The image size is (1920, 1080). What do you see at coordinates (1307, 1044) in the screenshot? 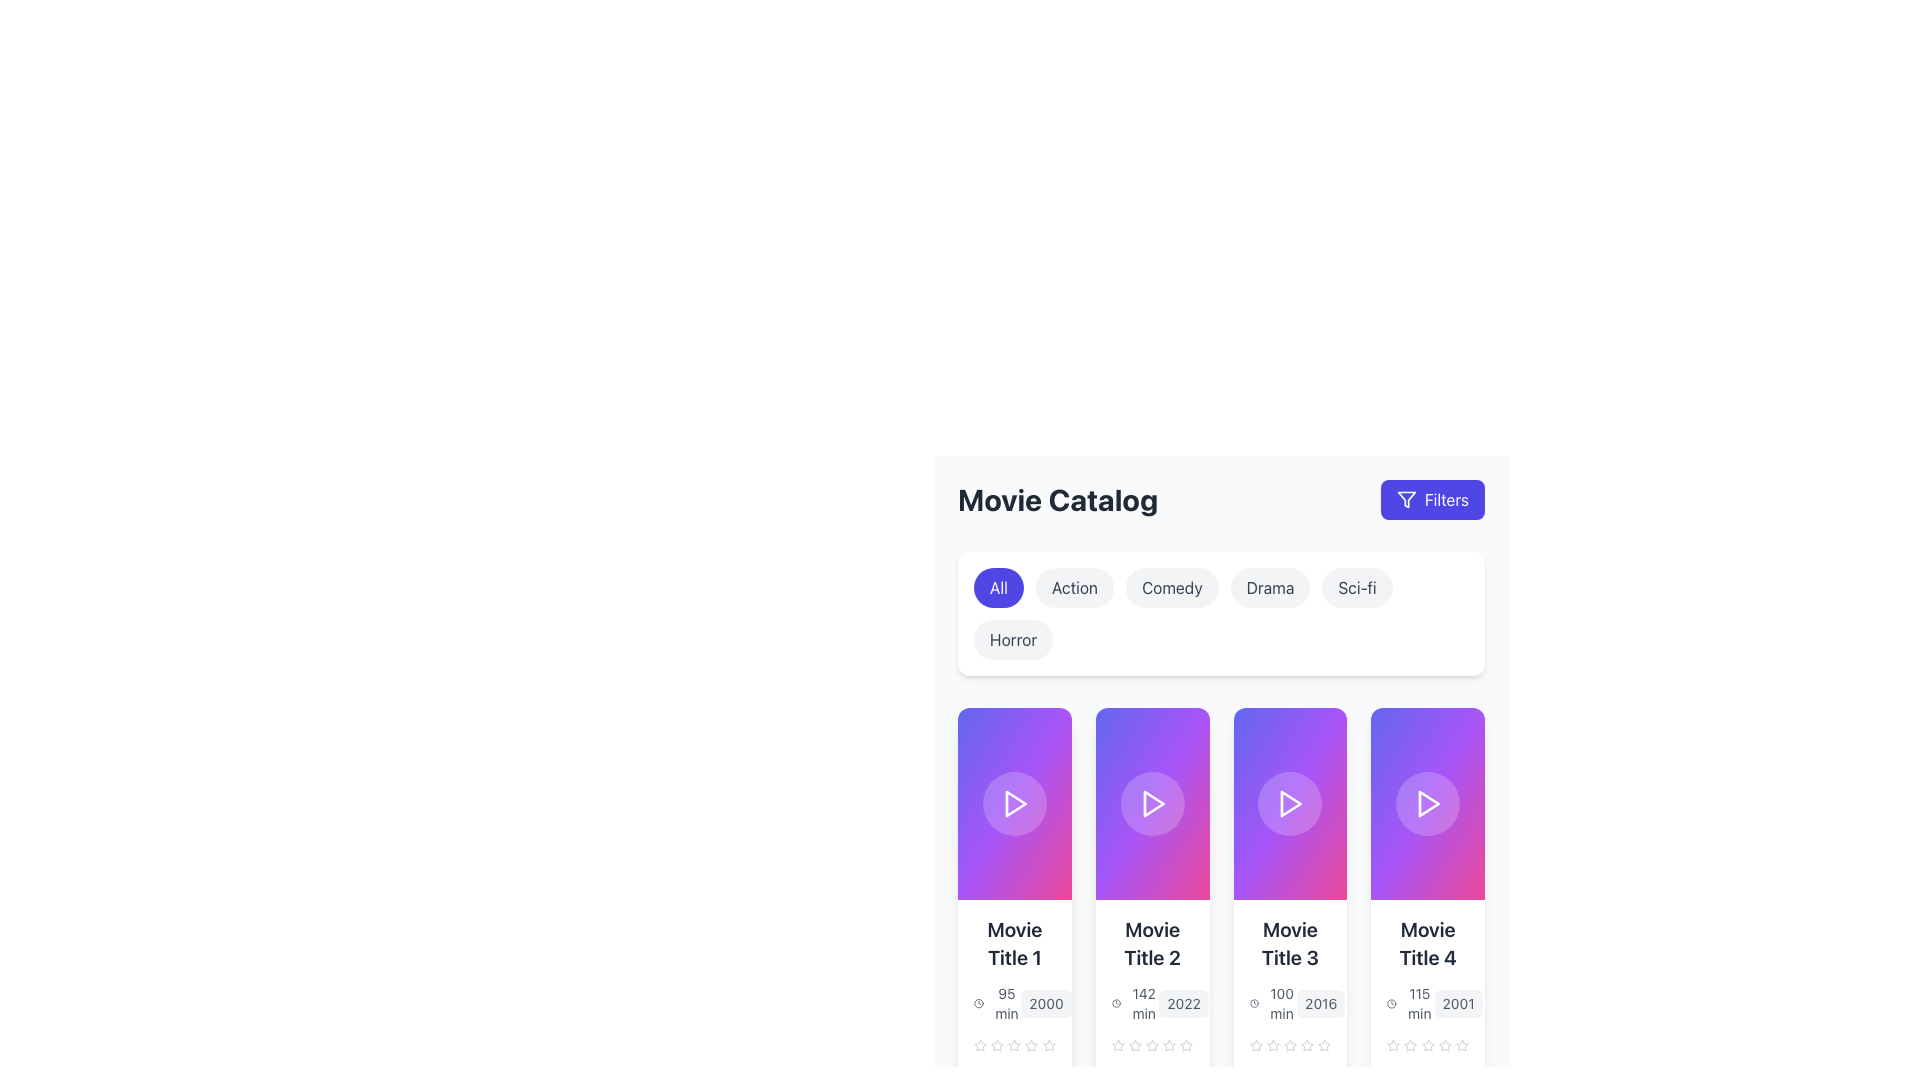
I see `the fifth star in the rating system for 'Movie Title 3'` at bounding box center [1307, 1044].